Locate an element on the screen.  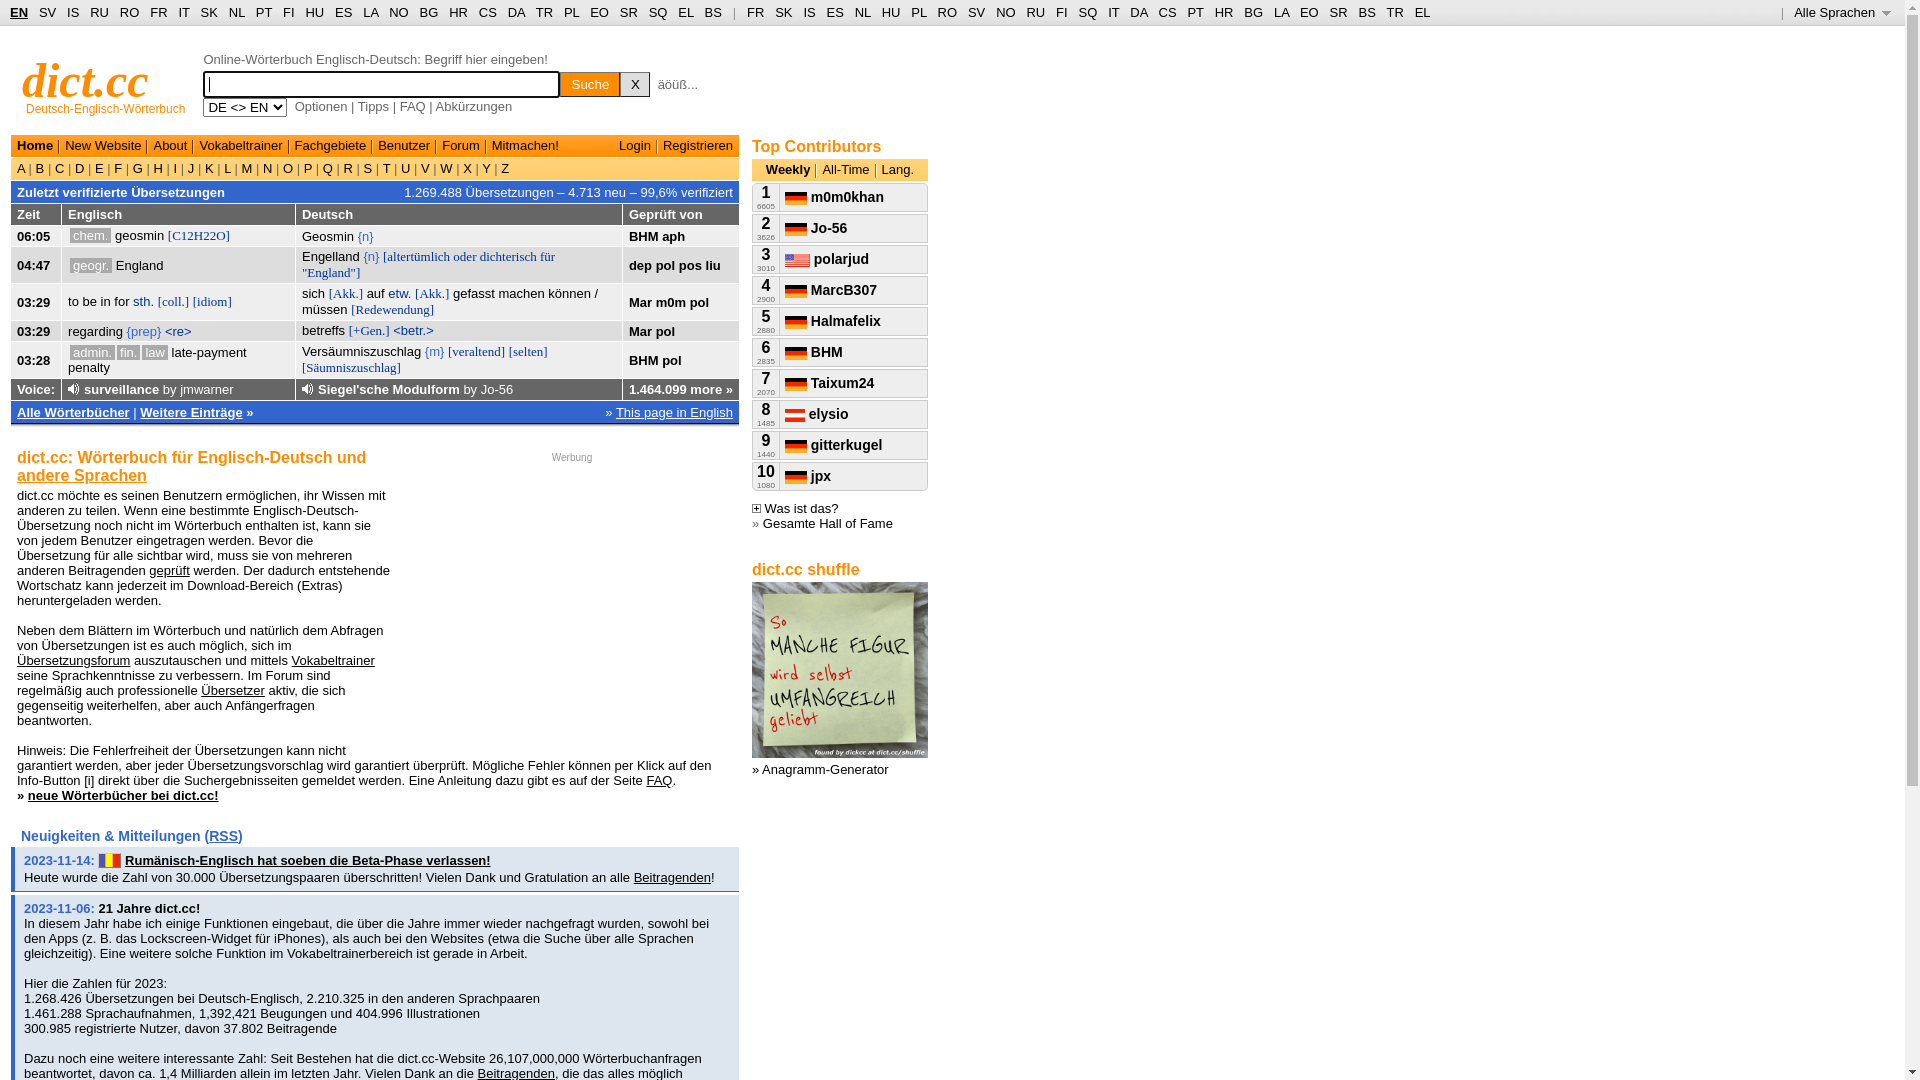
'law' is located at coordinates (153, 351).